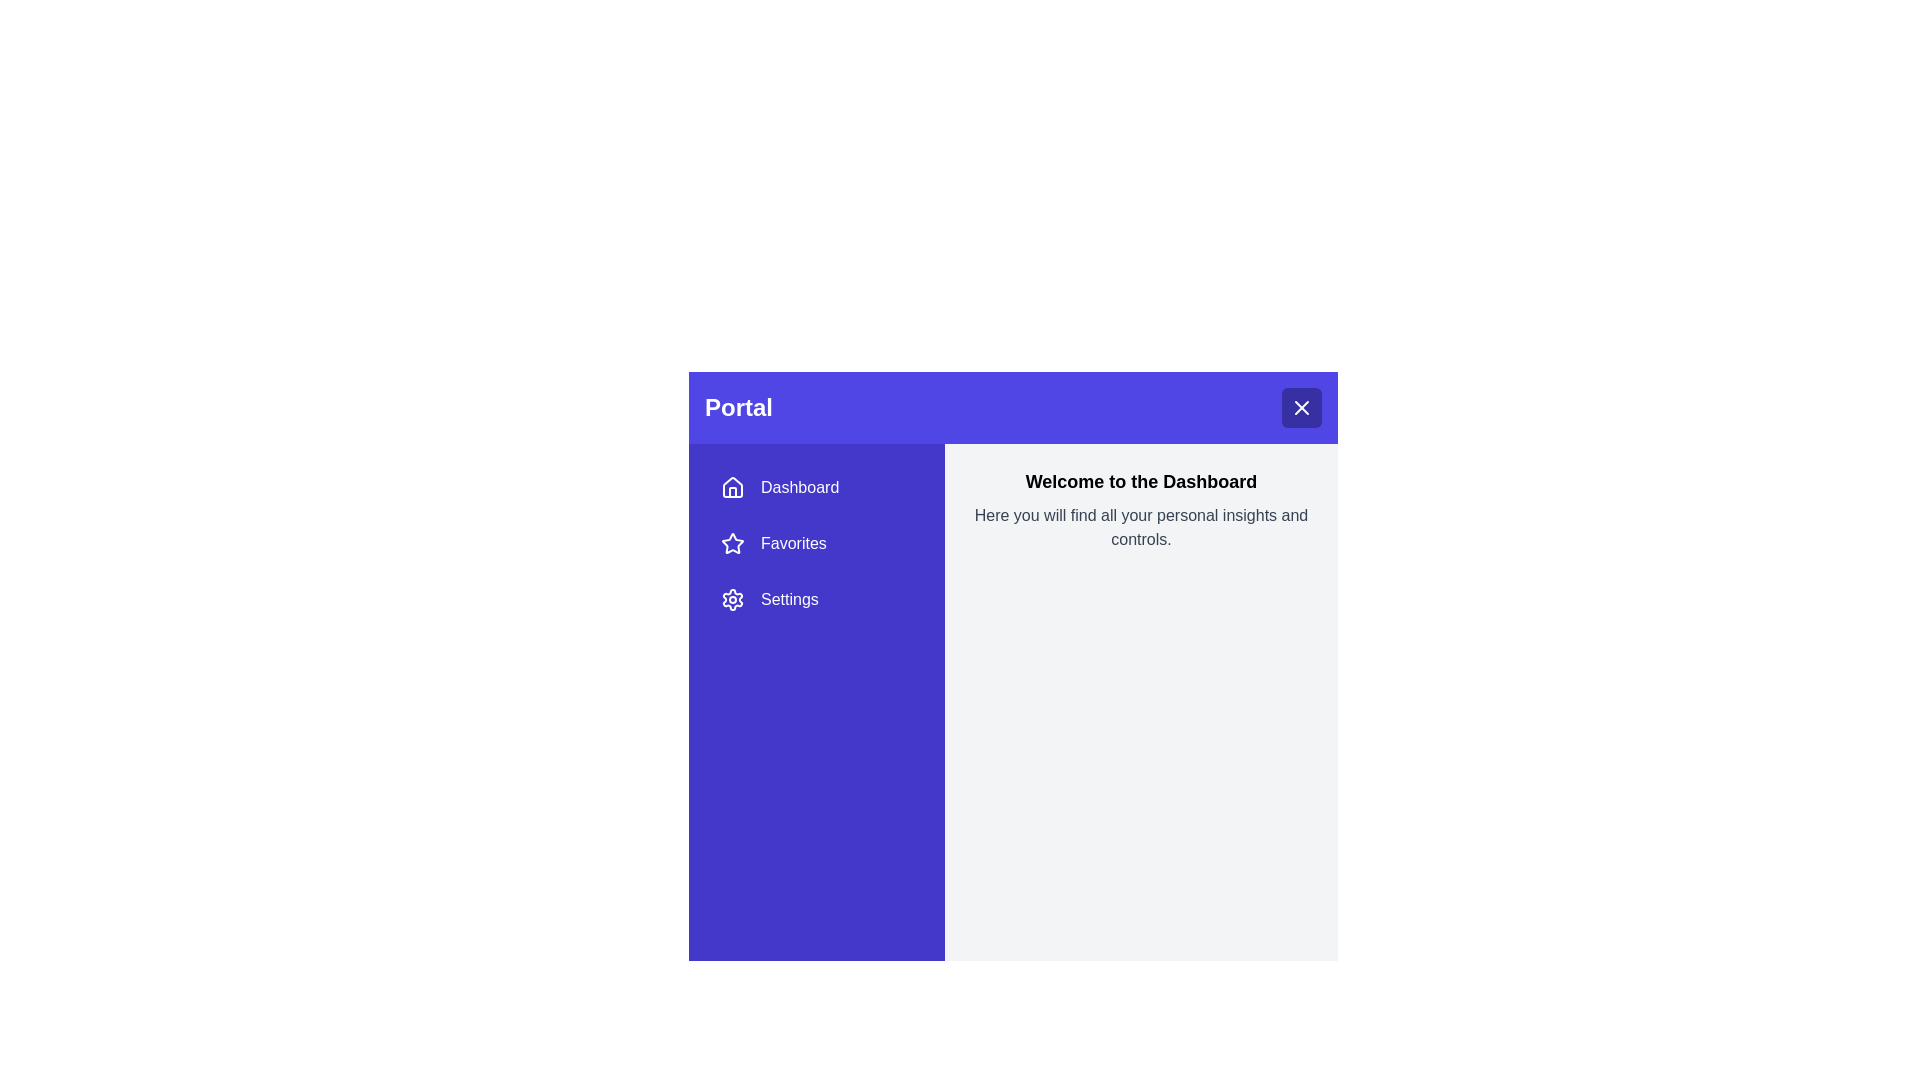 The height and width of the screenshot is (1080, 1920). Describe the element at coordinates (816, 543) in the screenshot. I see `the 'Favorites' button located in the sidebar, directly below the 'Dashboard' item` at that location.